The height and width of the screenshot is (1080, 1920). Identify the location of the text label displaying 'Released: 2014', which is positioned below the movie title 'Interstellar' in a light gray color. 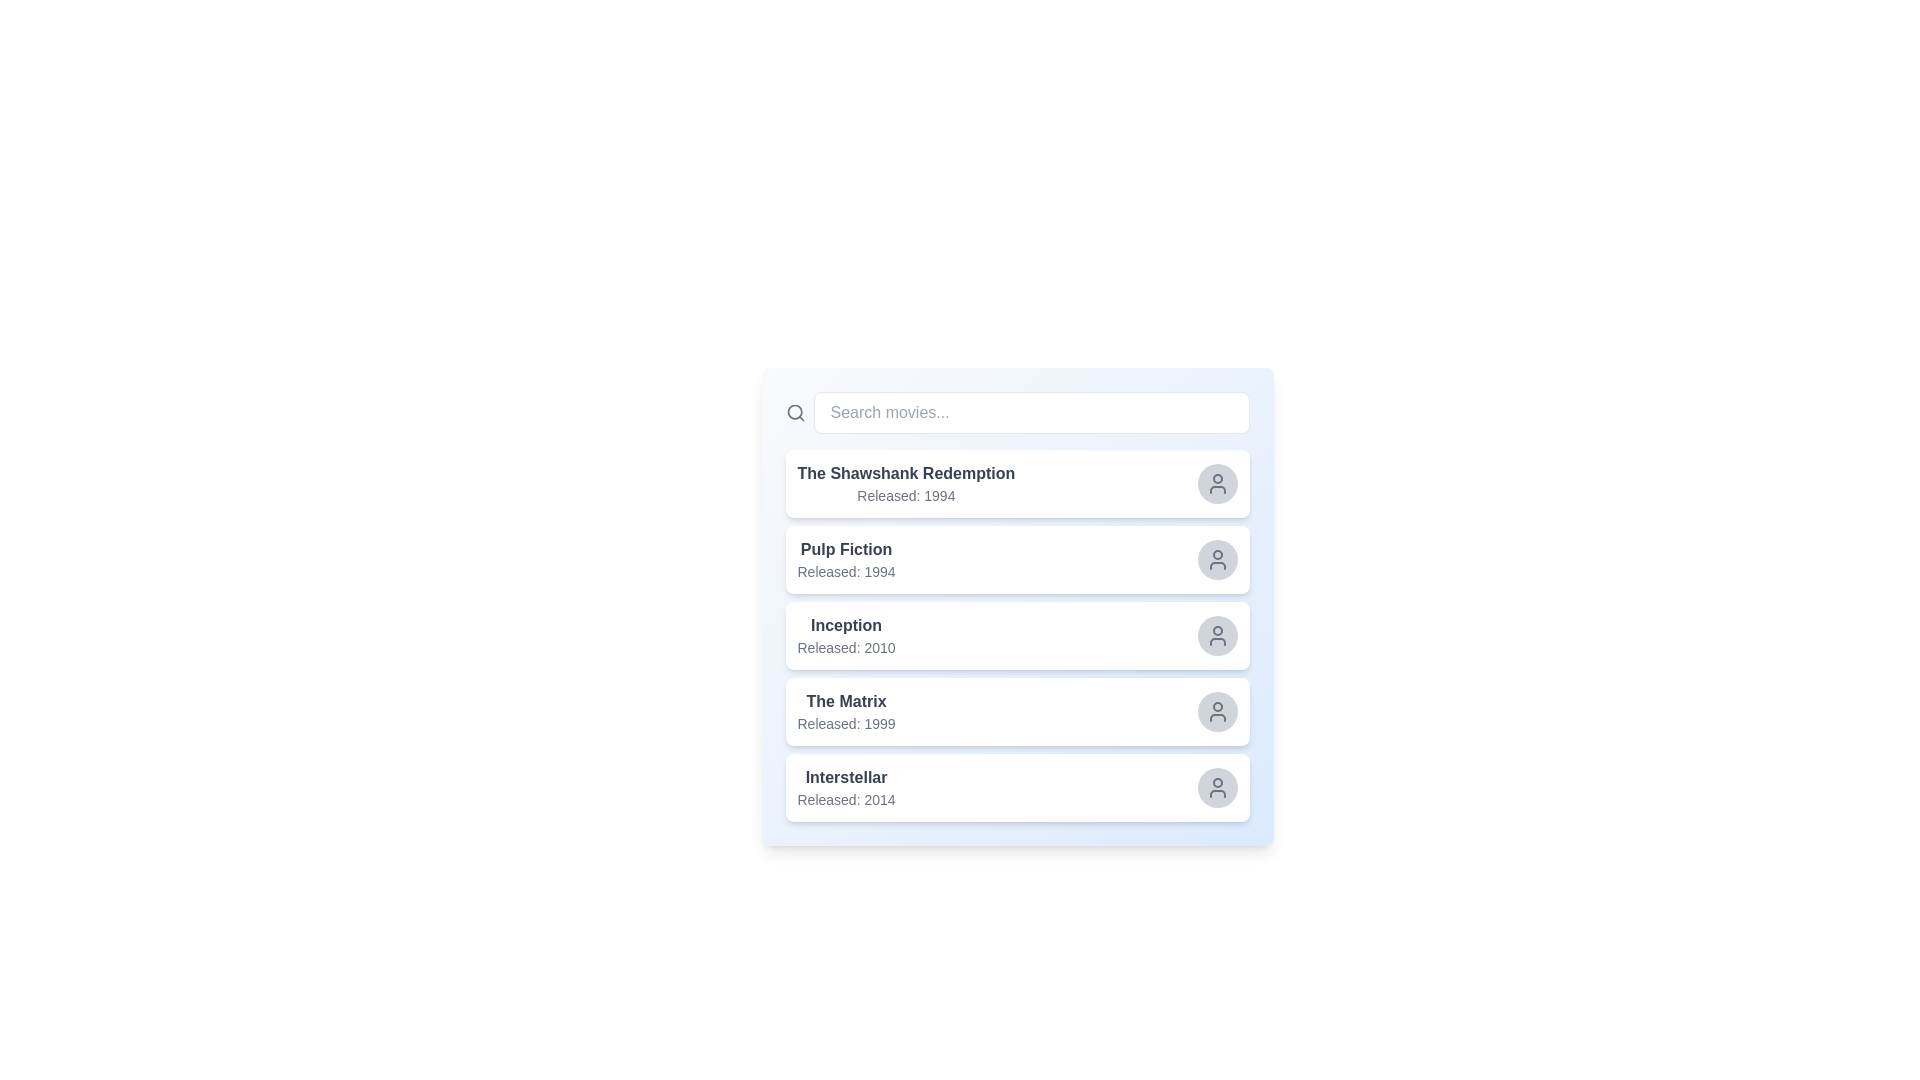
(846, 798).